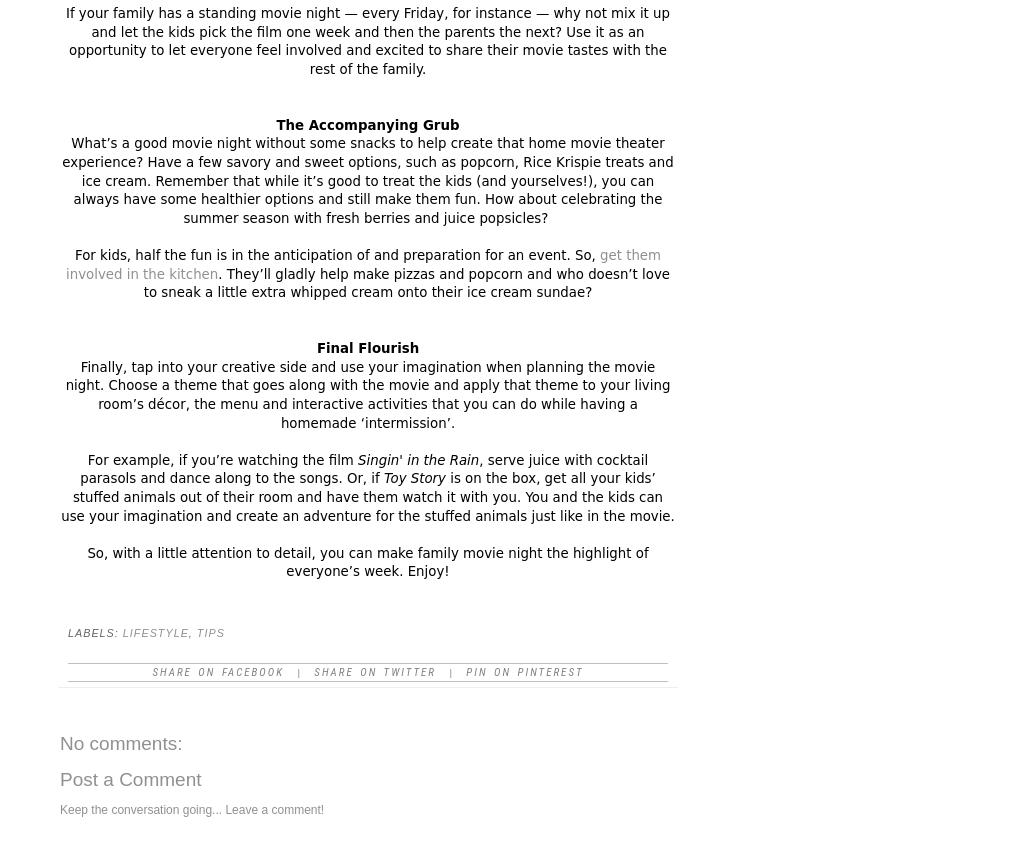 The image size is (1018, 865). What do you see at coordinates (221, 458) in the screenshot?
I see `'For example, if you’re watching the film'` at bounding box center [221, 458].